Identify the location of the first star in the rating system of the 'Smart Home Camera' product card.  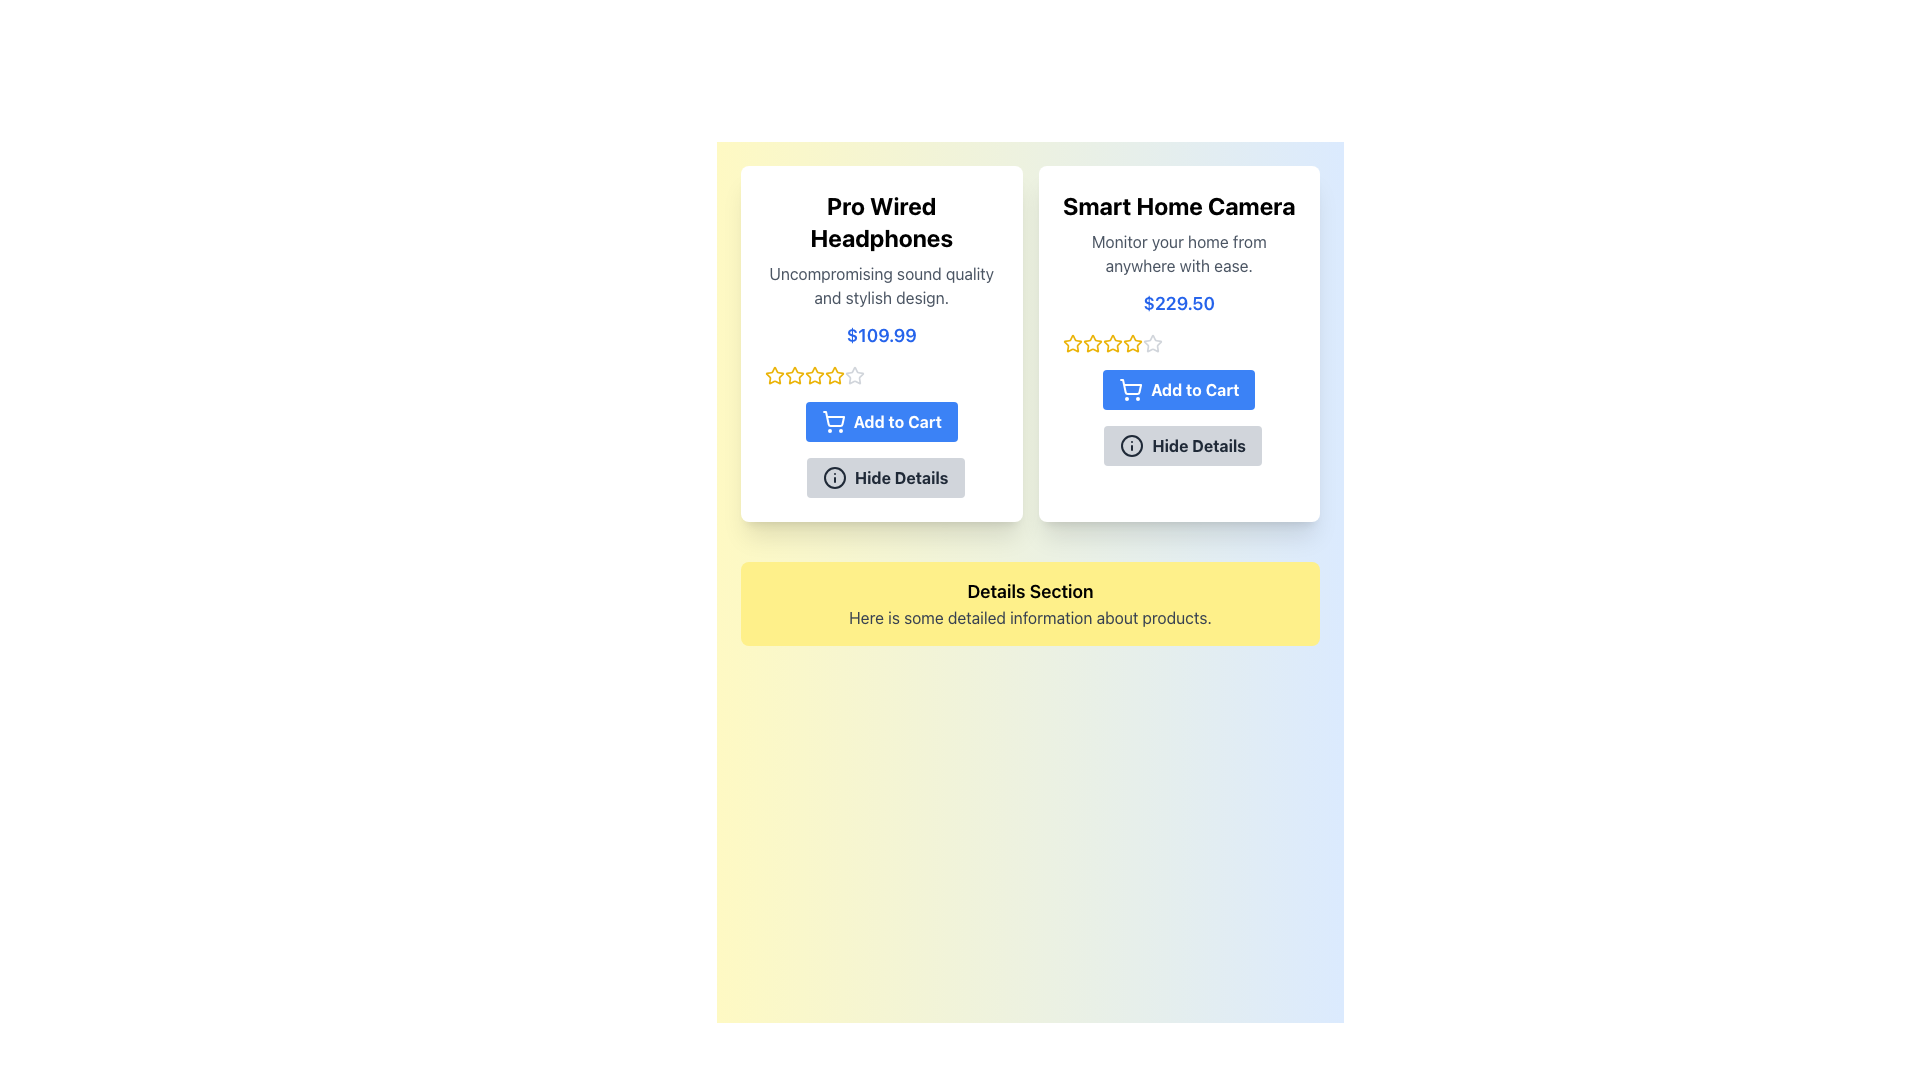
(1071, 342).